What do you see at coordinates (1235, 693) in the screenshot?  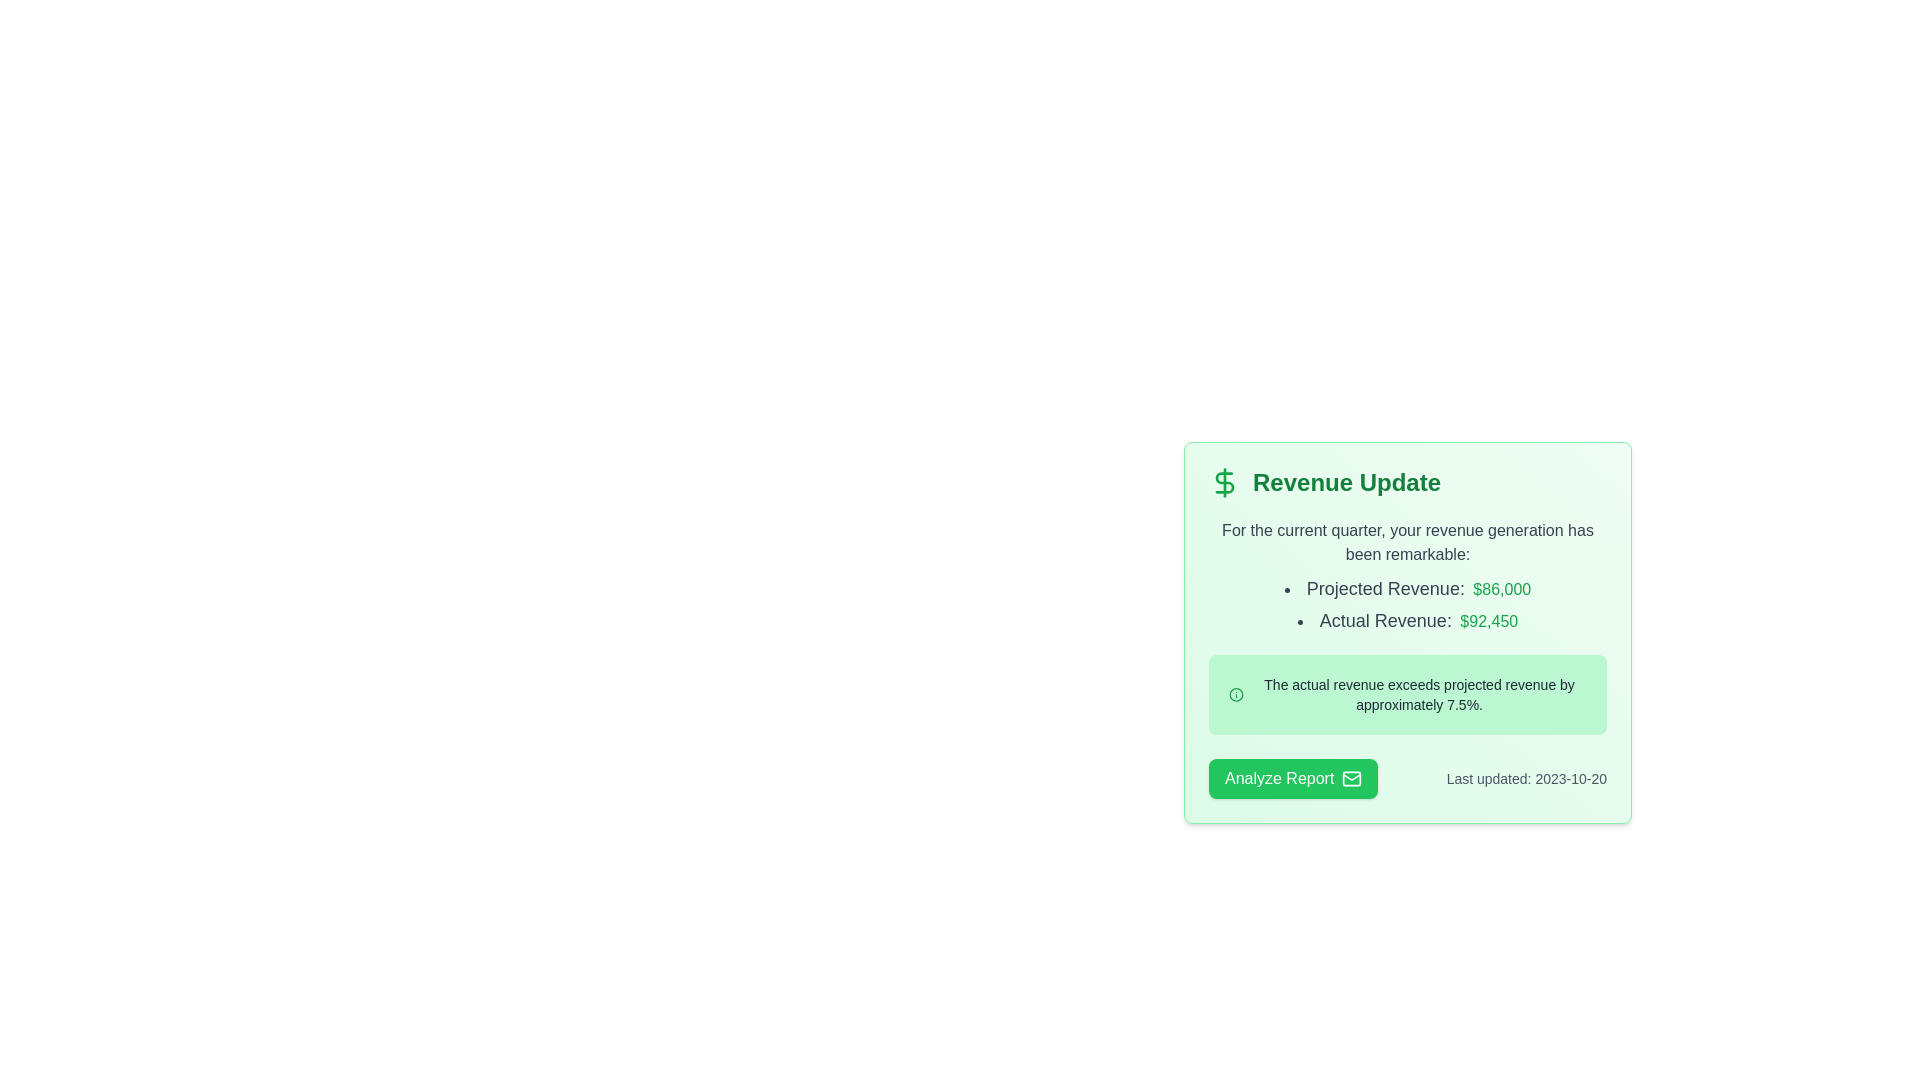 I see `the green circular icon with an 'i' glyph that represents information, located at the leftmost position in a horizontal layout containing descriptive text about revenue` at bounding box center [1235, 693].